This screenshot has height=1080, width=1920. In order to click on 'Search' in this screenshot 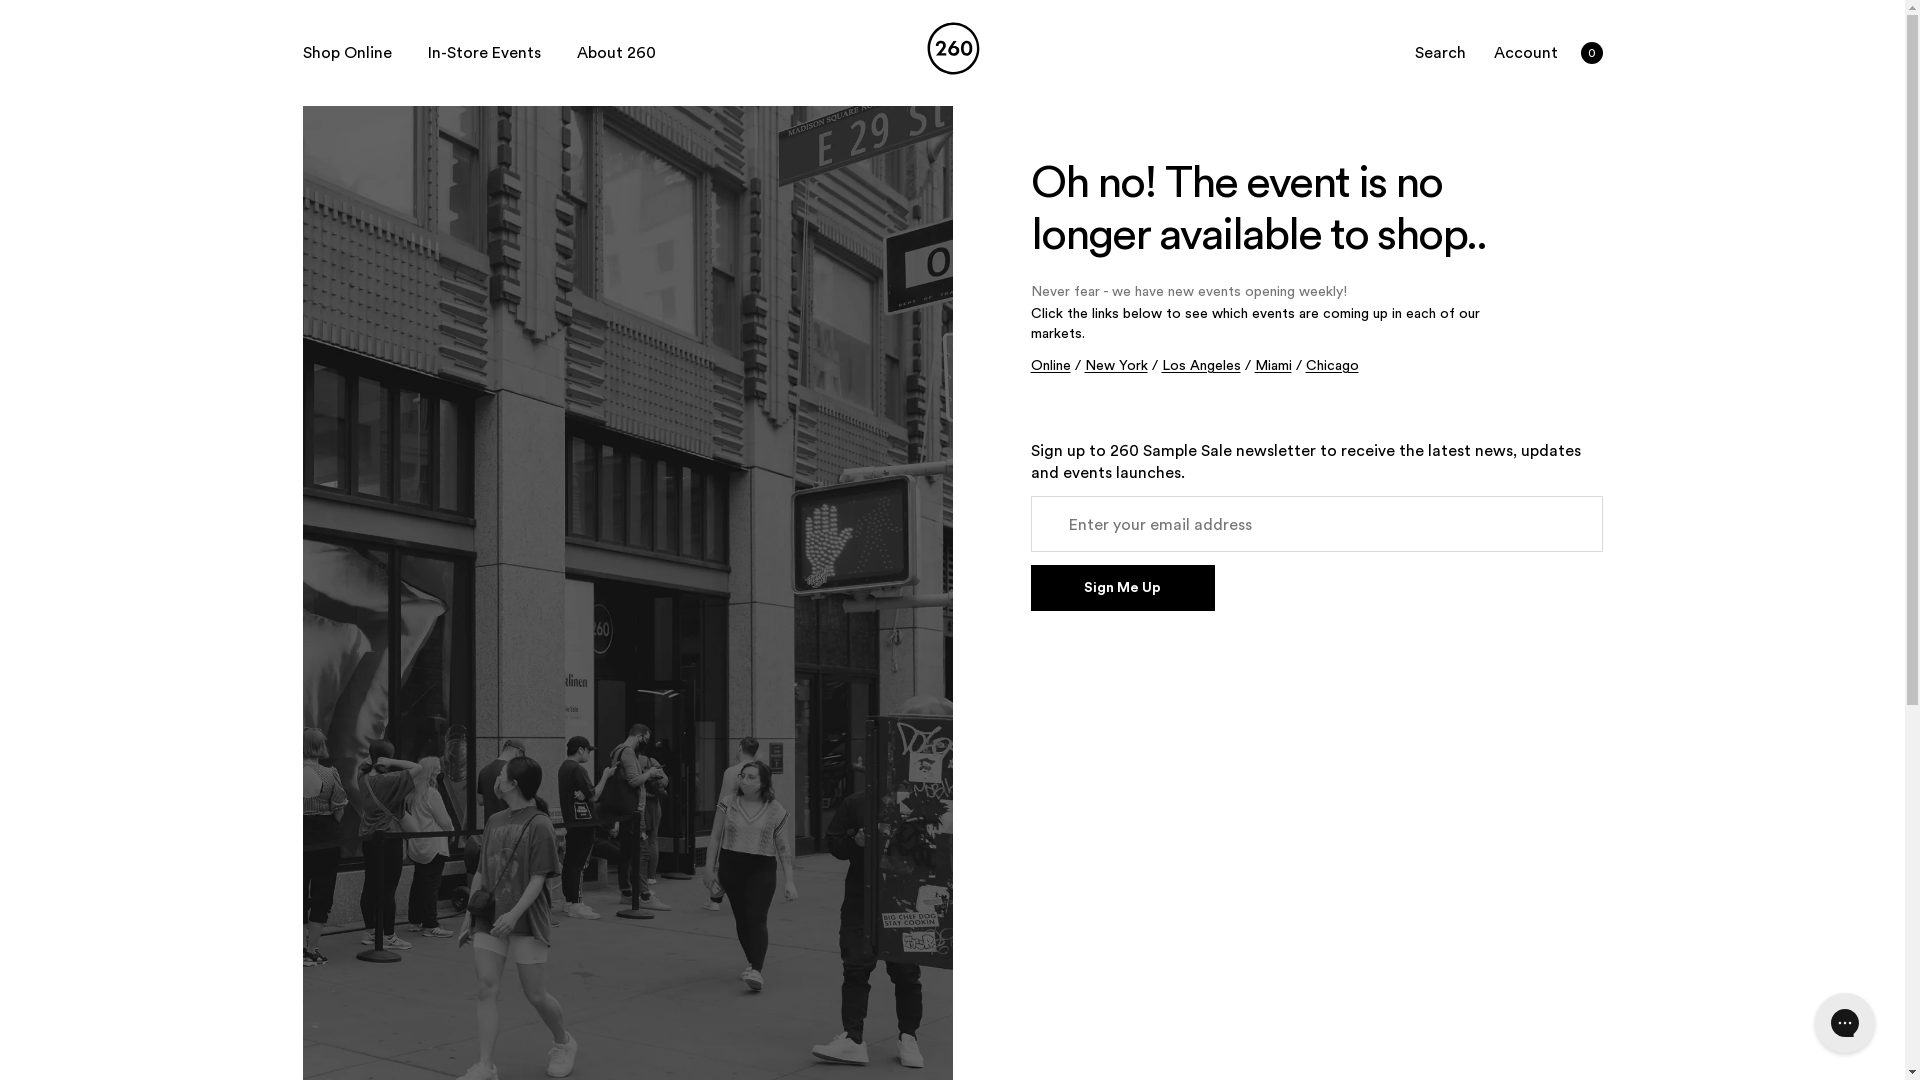, I will do `click(1441, 52)`.